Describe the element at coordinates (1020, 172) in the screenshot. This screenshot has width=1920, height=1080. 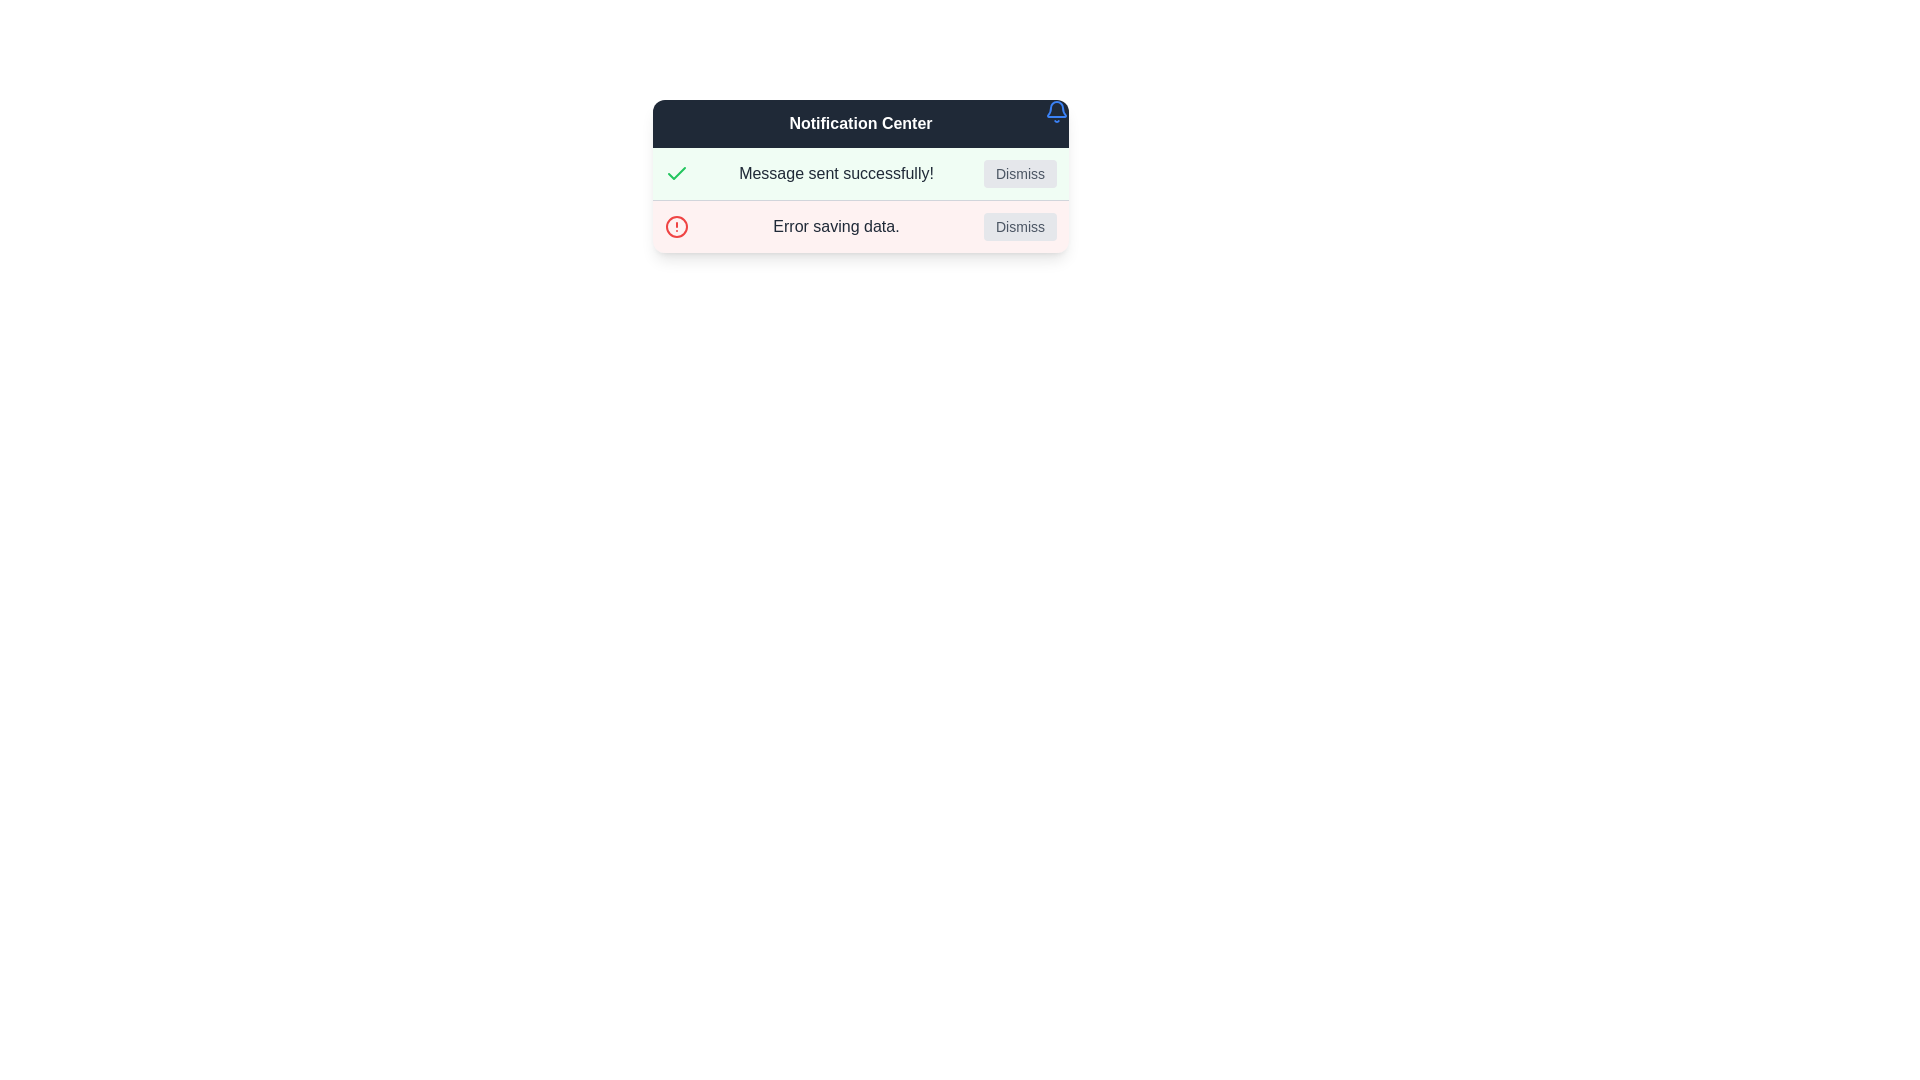
I see `the dismiss button located in the top-right corner of the green notification box containing the message 'Message sent successfully!'` at that location.